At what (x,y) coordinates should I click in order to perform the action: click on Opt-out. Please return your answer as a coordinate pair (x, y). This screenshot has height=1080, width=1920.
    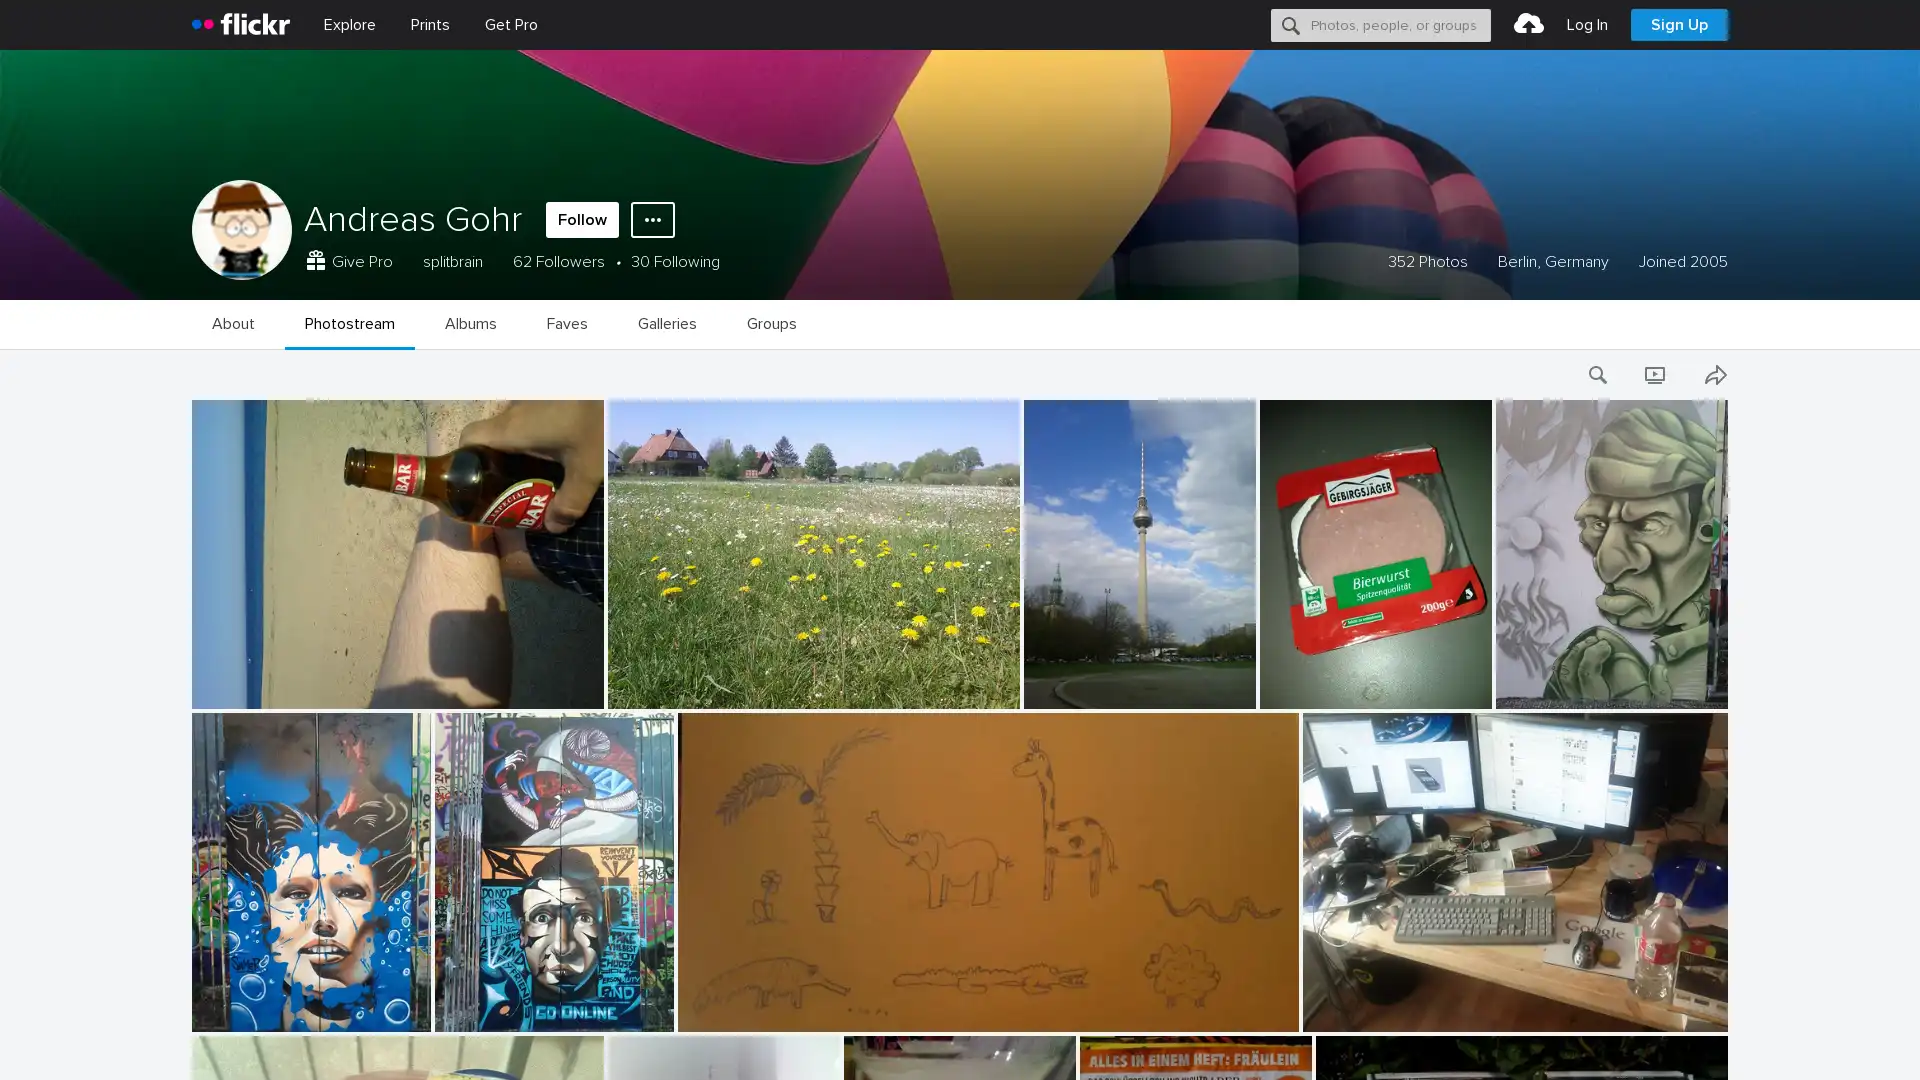
    Looking at the image, I should click on (1616, 1041).